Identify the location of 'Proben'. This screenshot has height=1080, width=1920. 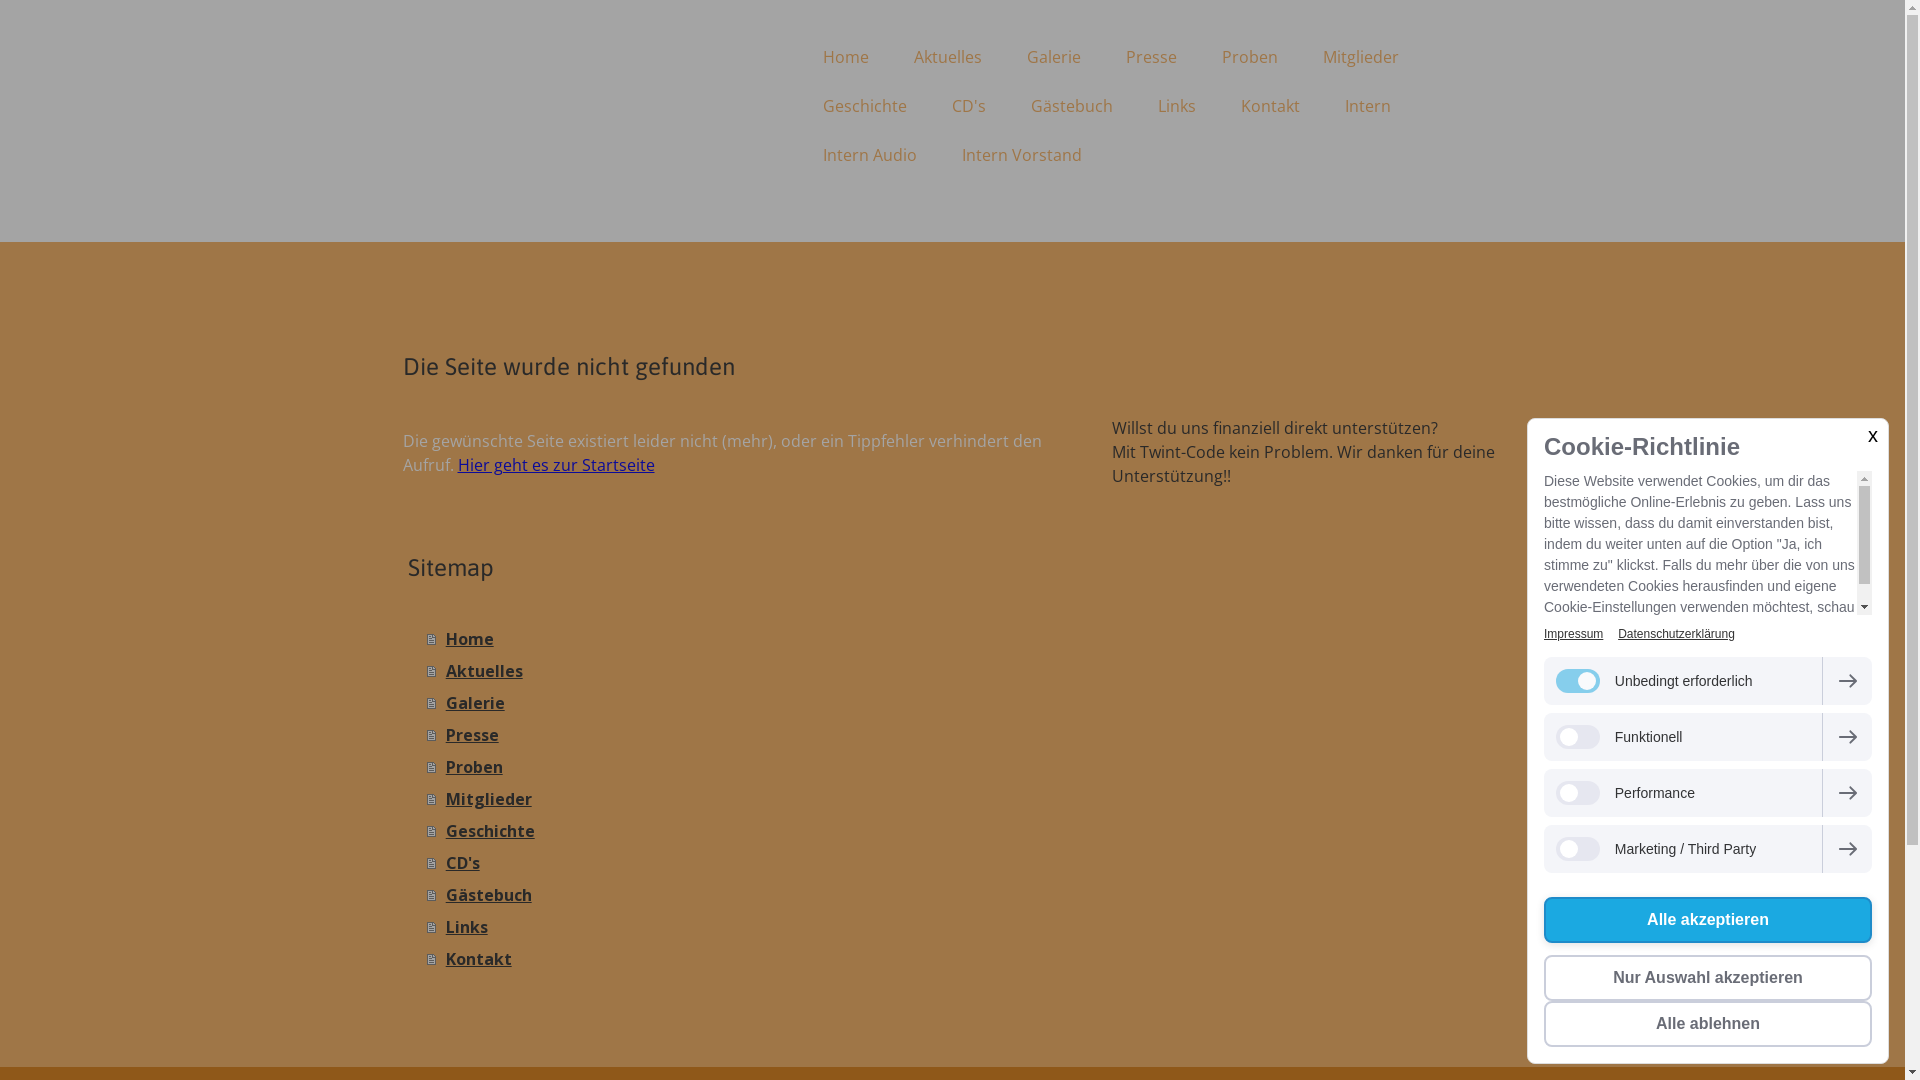
(1248, 56).